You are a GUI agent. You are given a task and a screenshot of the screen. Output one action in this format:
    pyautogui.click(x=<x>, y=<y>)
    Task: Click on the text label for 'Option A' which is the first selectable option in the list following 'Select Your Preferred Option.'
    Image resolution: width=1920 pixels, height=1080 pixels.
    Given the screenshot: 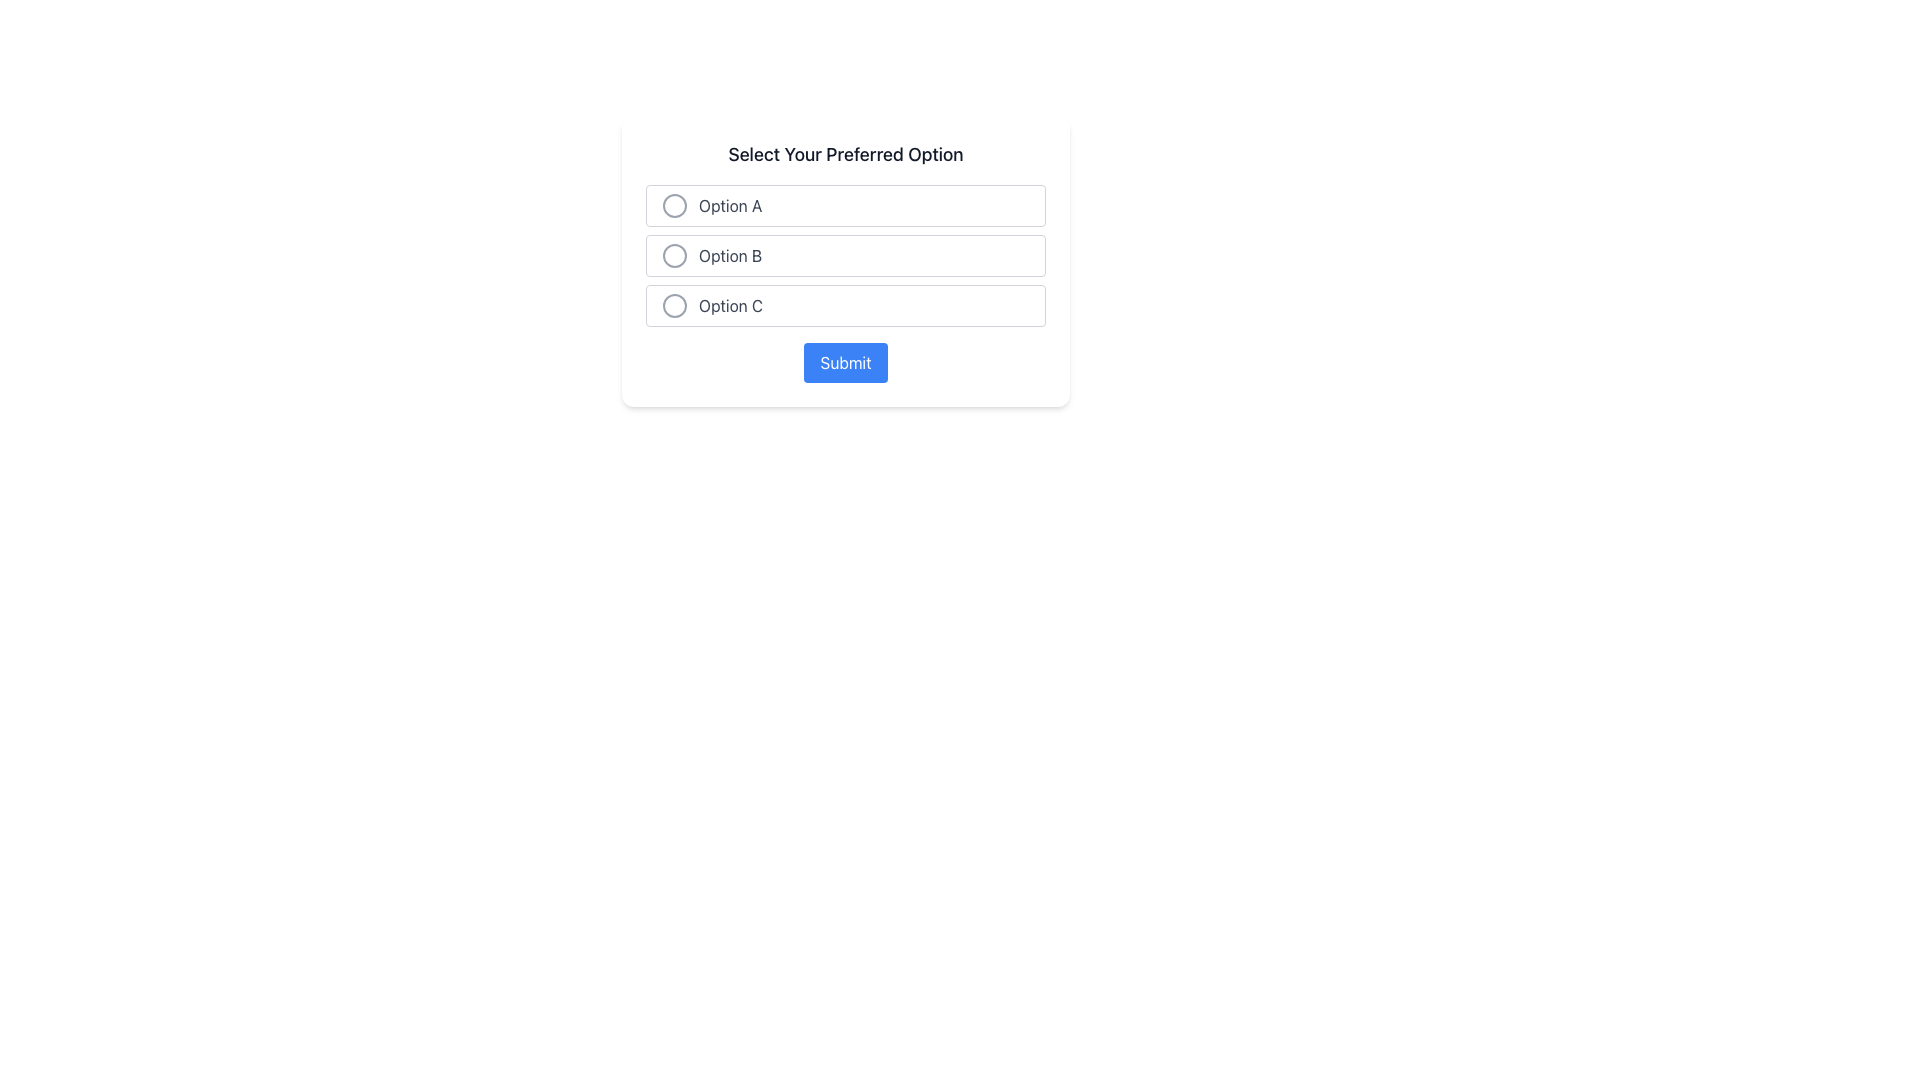 What is the action you would take?
    pyautogui.click(x=729, y=205)
    